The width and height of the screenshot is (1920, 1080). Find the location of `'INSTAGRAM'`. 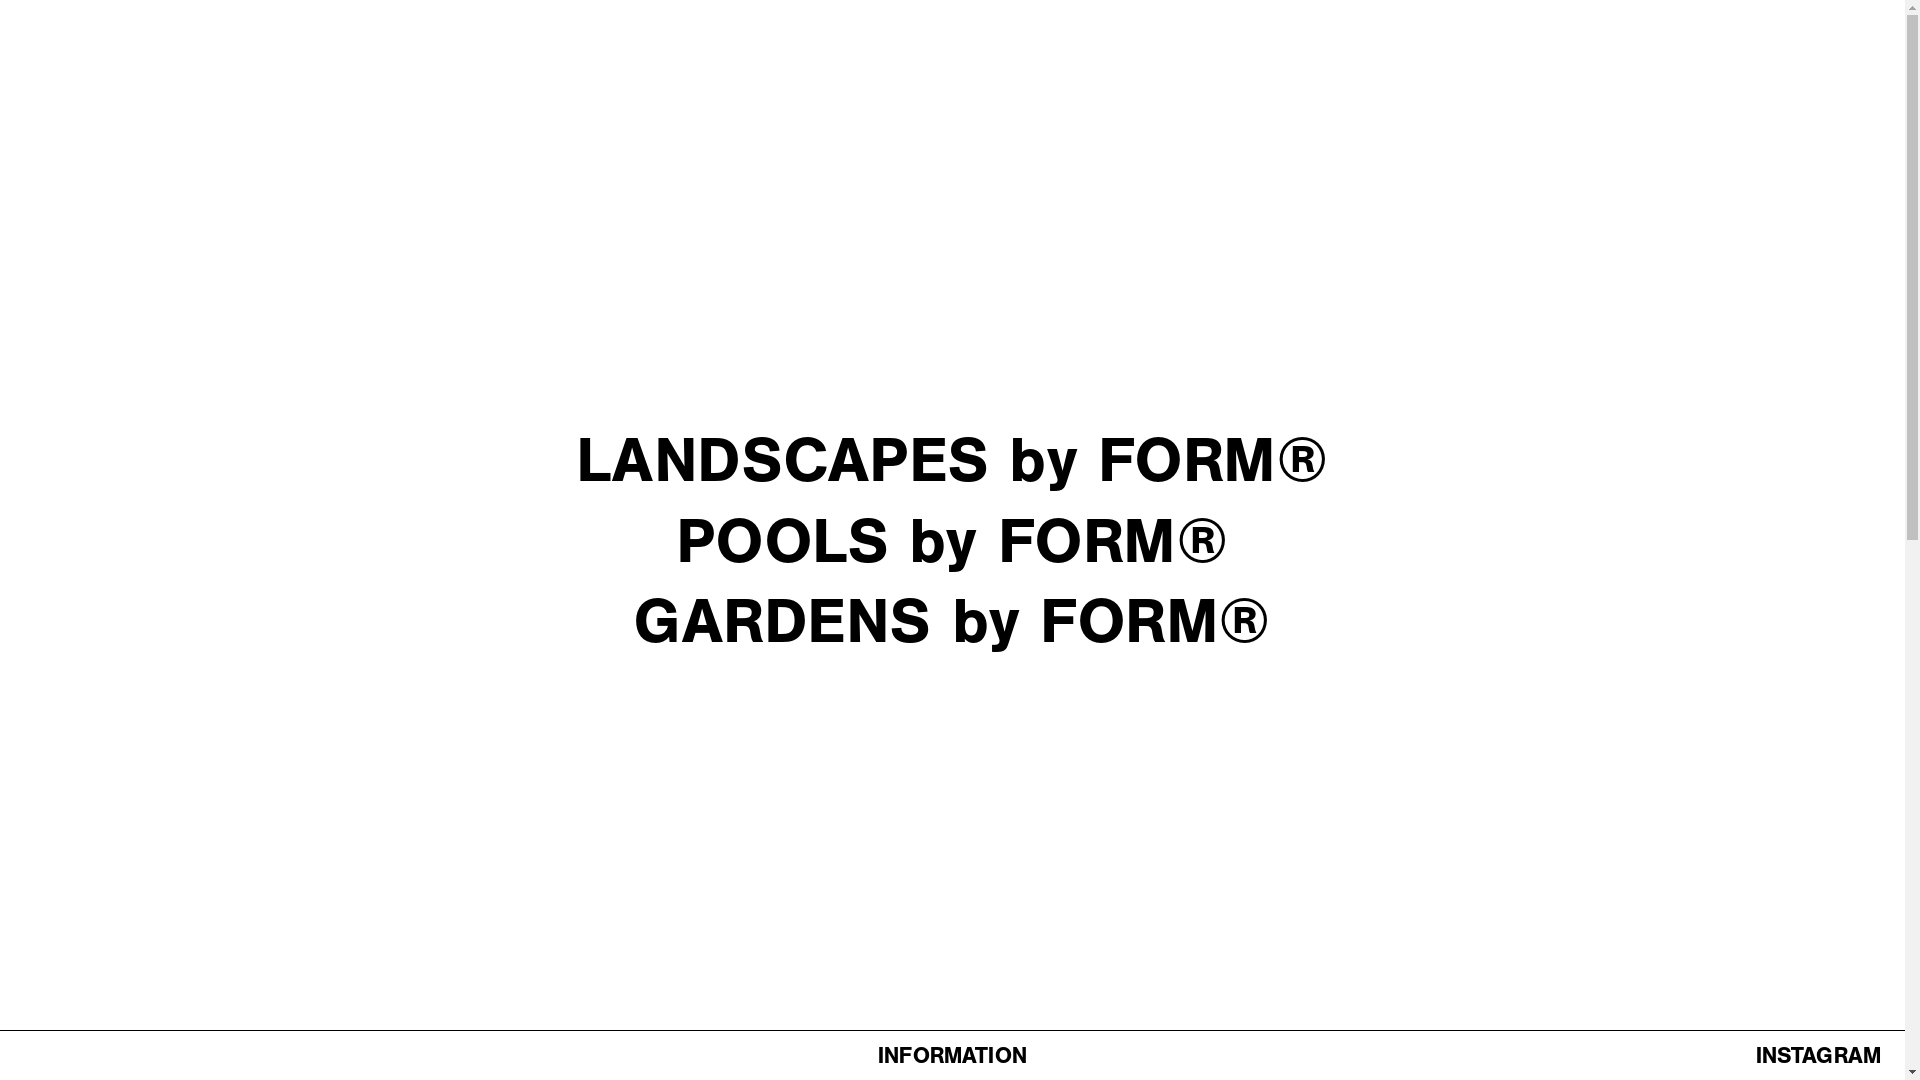

'INSTAGRAM' is located at coordinates (1755, 1054).